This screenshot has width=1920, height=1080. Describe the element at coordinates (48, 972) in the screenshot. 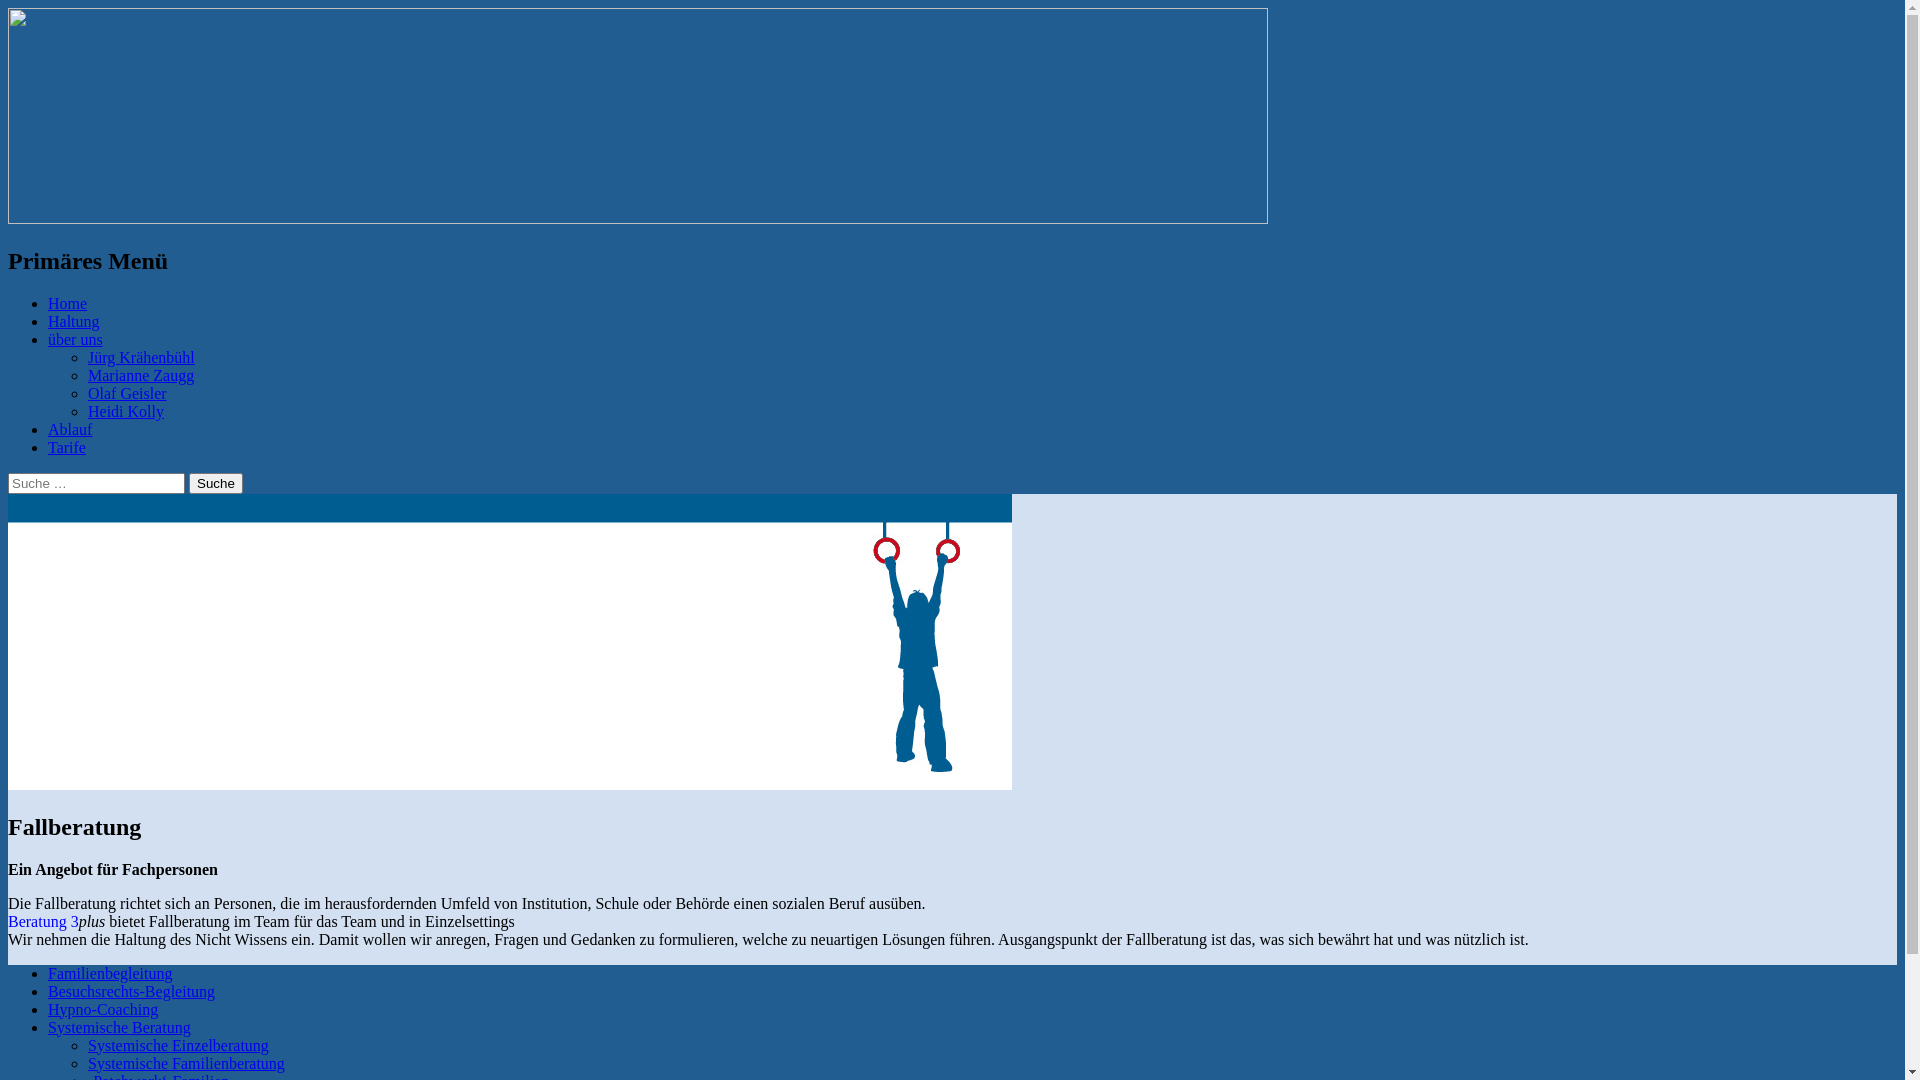

I see `'Familienbegleitung'` at that location.